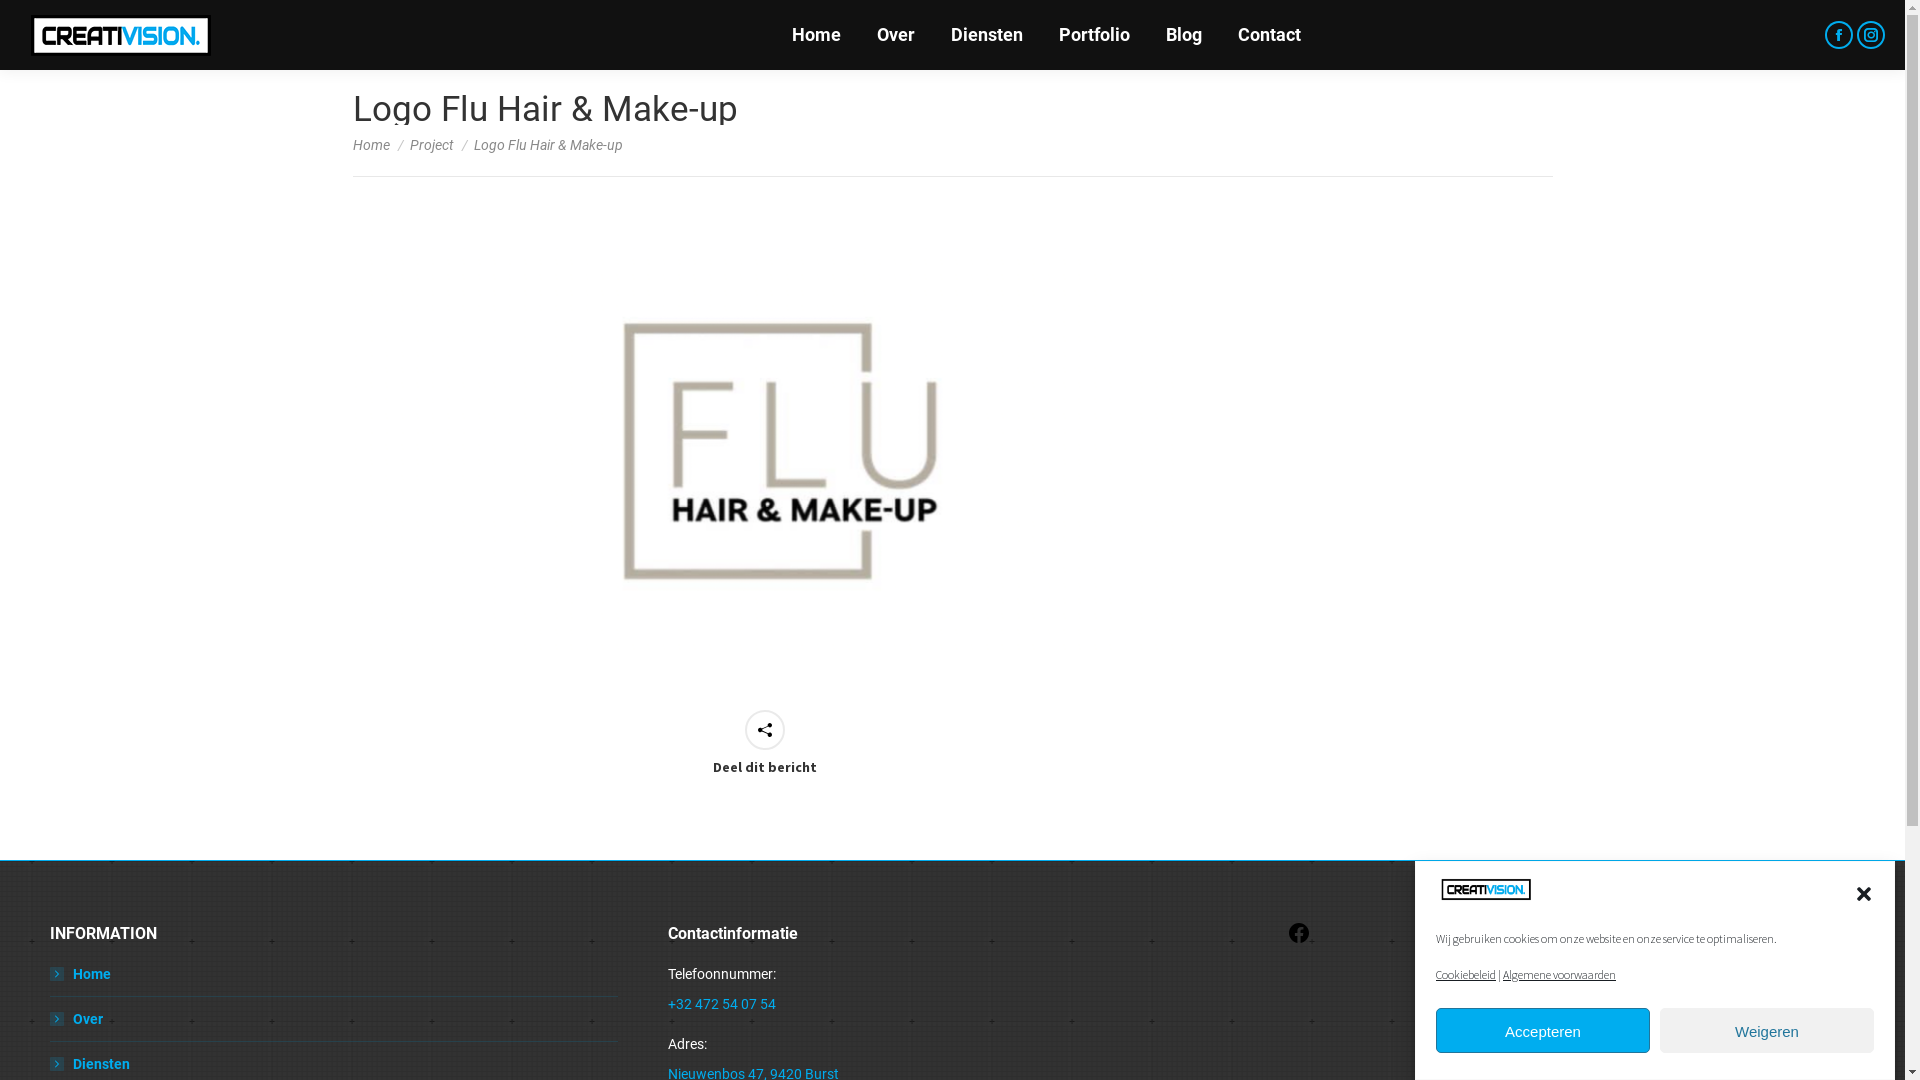 This screenshot has width=1920, height=1080. I want to click on 'Weigeren', so click(1766, 1031).